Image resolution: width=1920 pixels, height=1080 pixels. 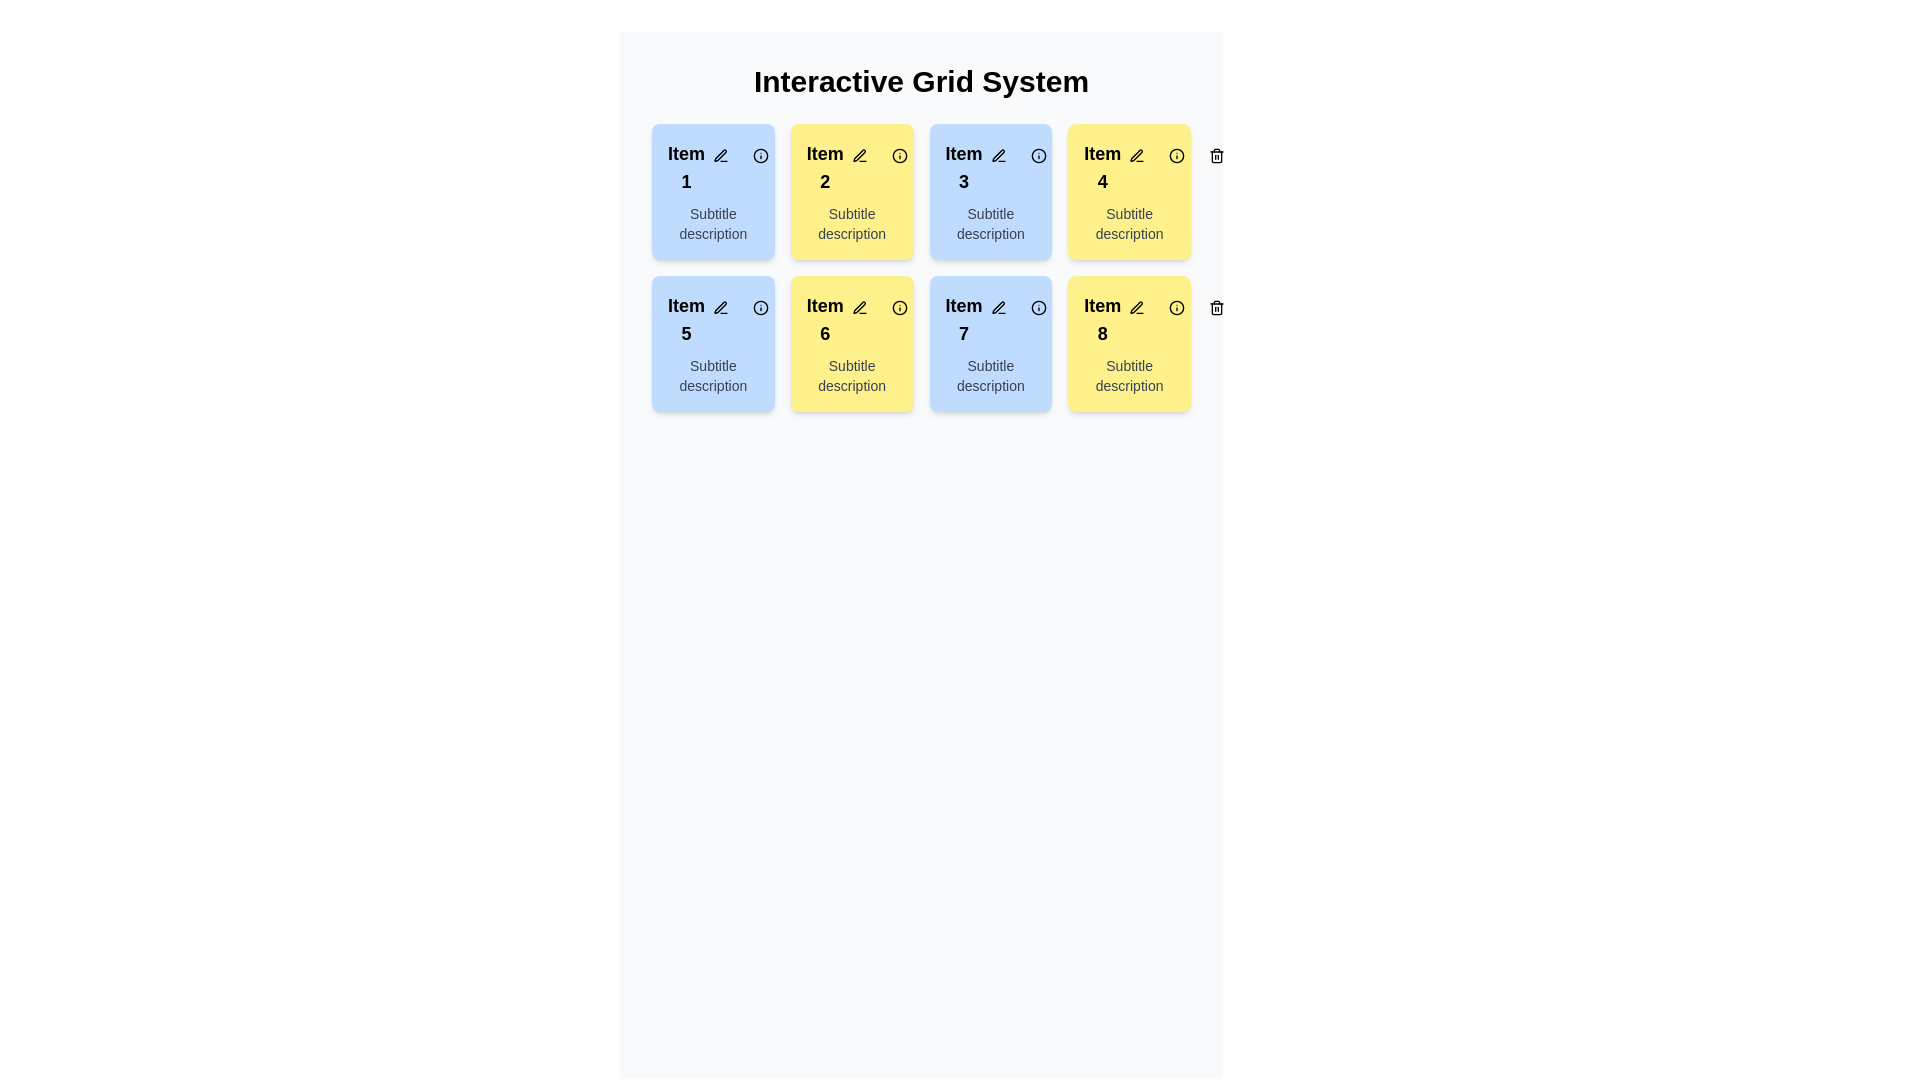 What do you see at coordinates (1216, 308) in the screenshot?
I see `the delete button aligned with the fourth row of the grid` at bounding box center [1216, 308].